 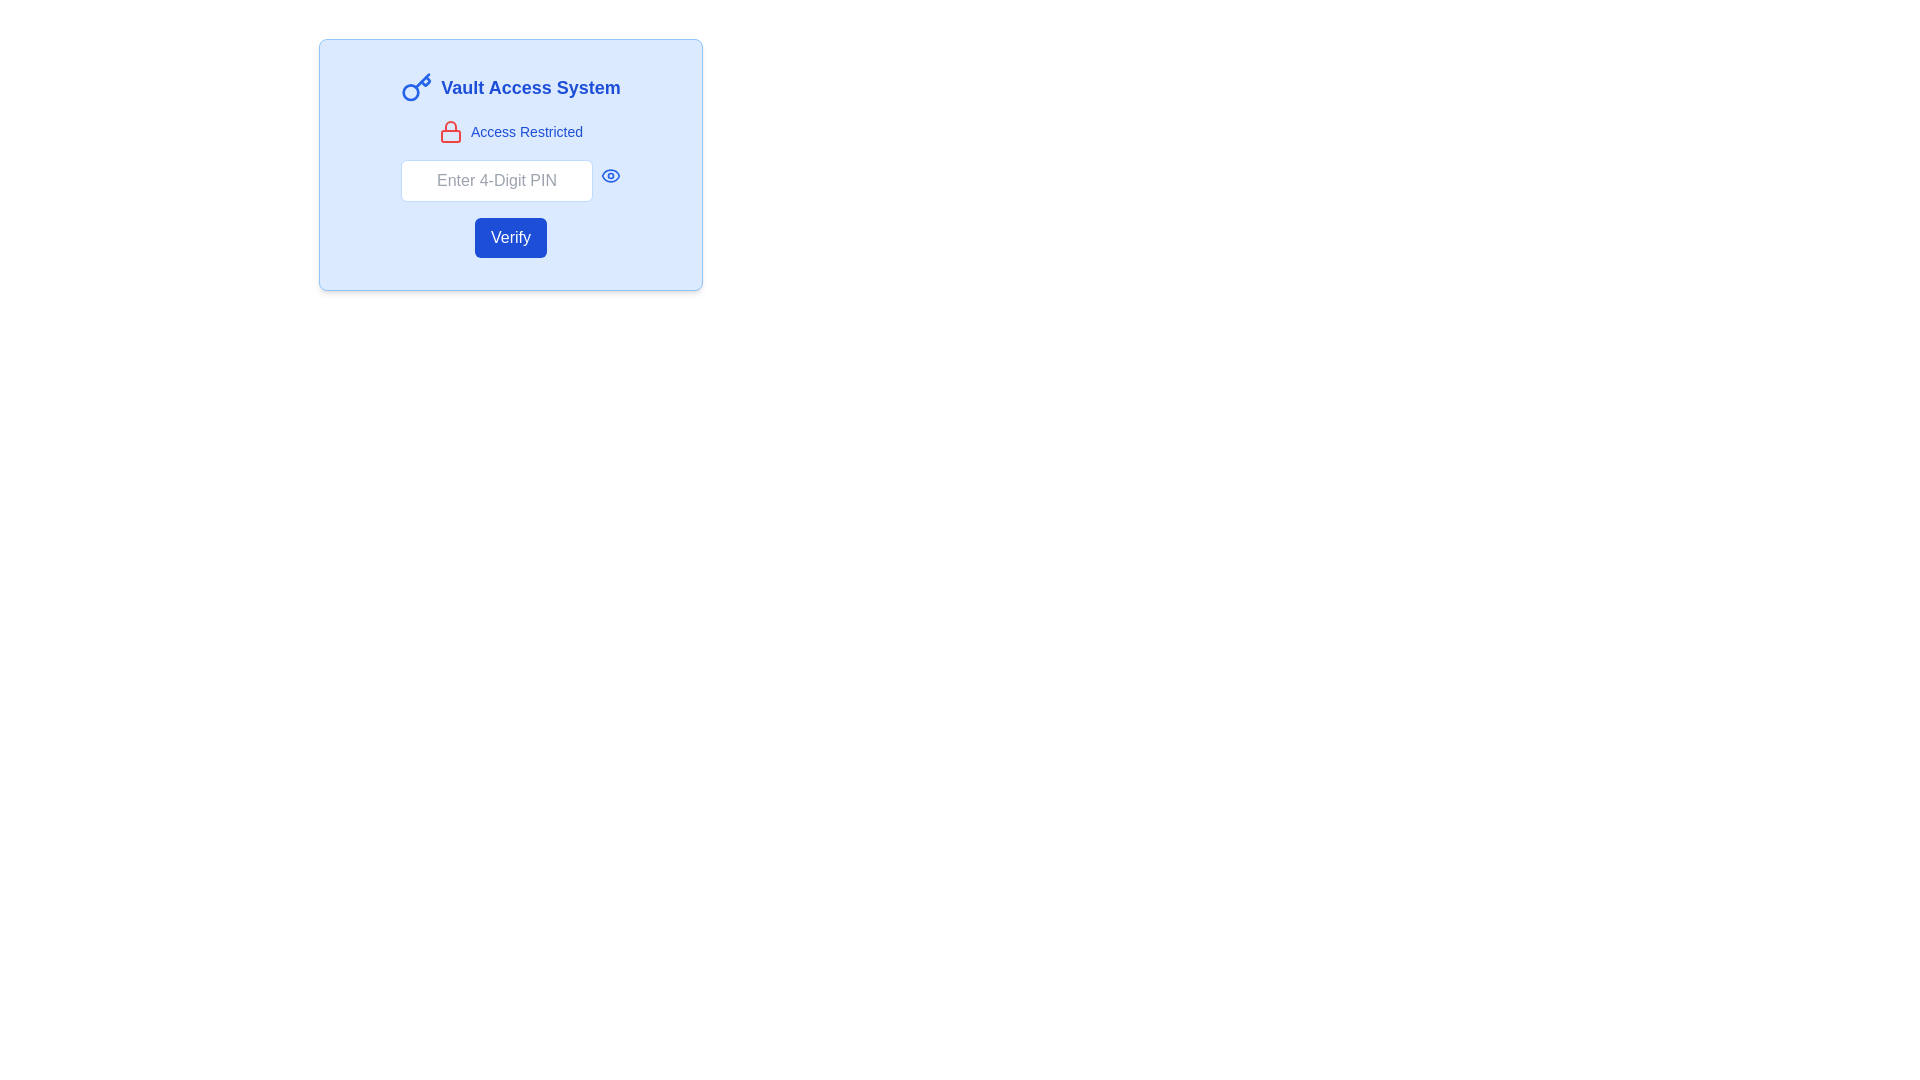 What do you see at coordinates (527, 131) in the screenshot?
I see `the text label that provides a message to the user, located to the right of a red lock symbol and above the input field and verify button` at bounding box center [527, 131].